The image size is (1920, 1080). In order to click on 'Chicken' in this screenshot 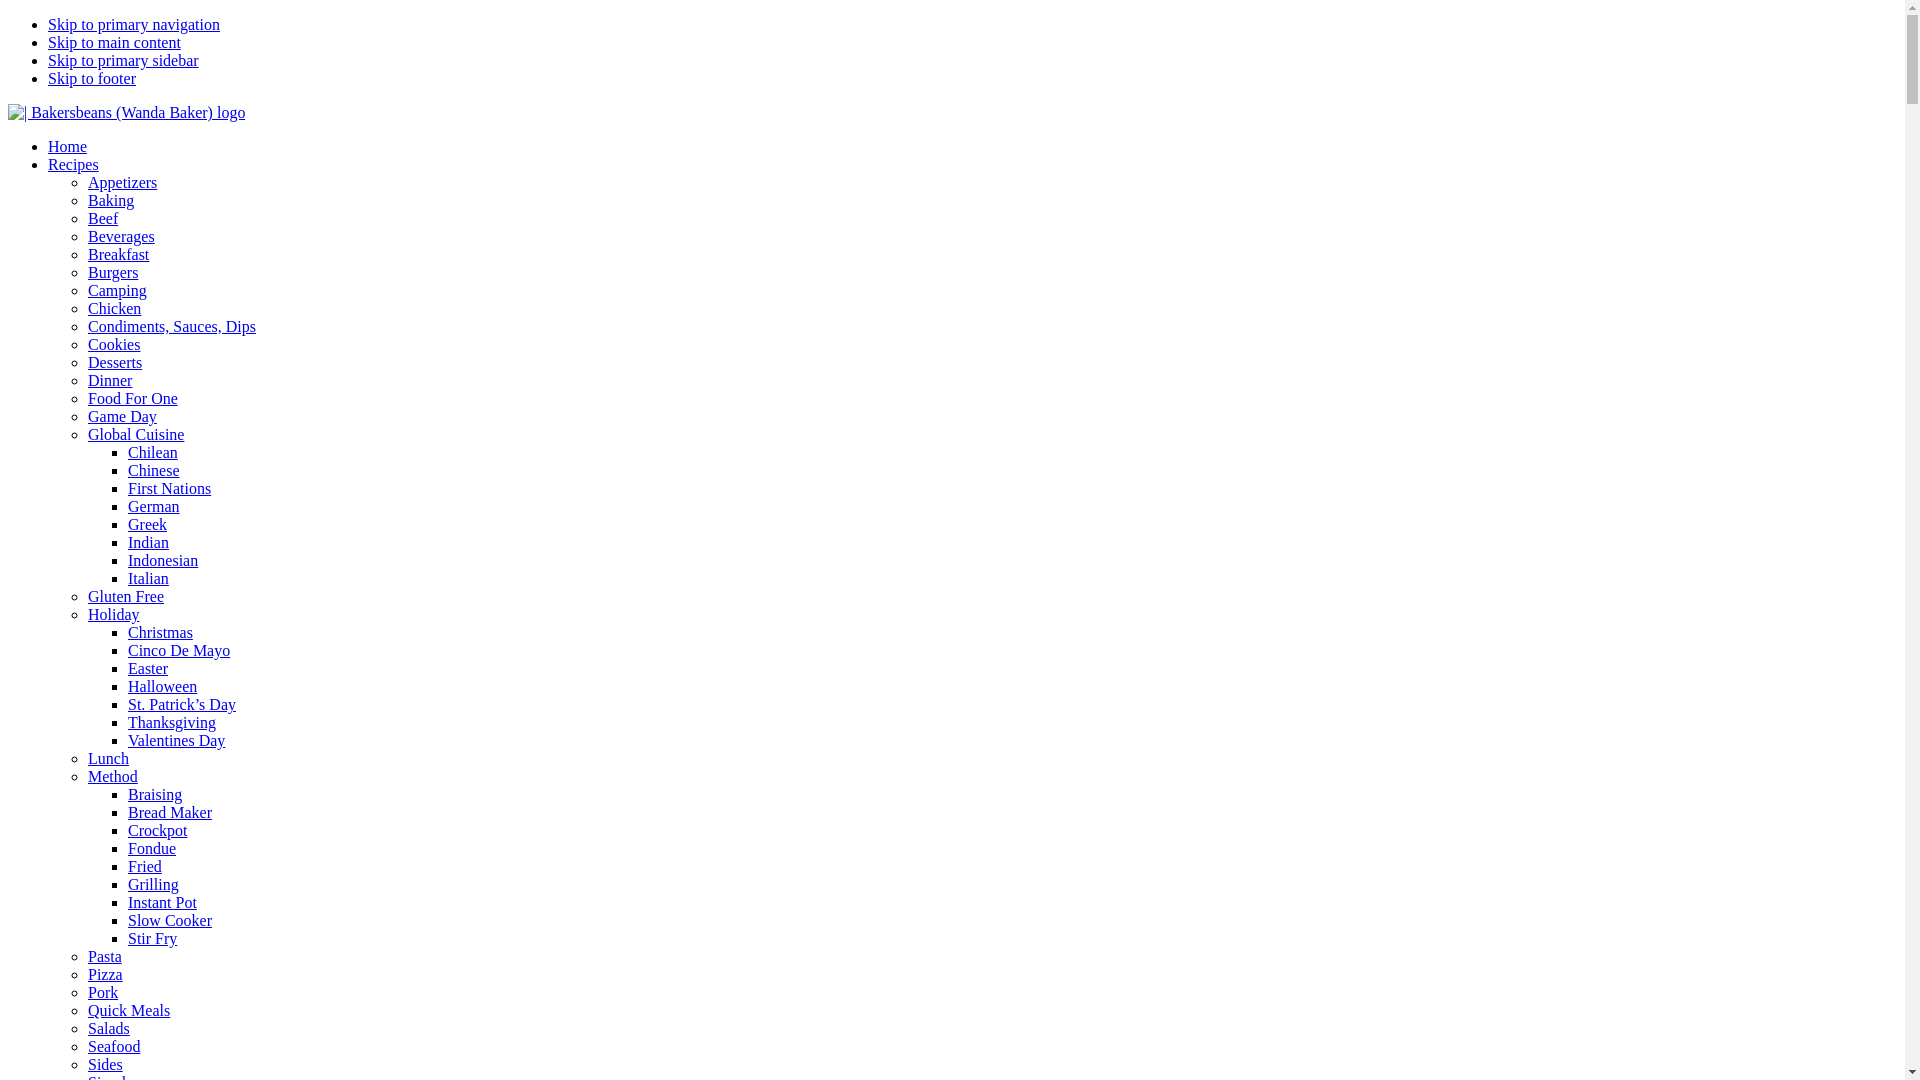, I will do `click(113, 308)`.